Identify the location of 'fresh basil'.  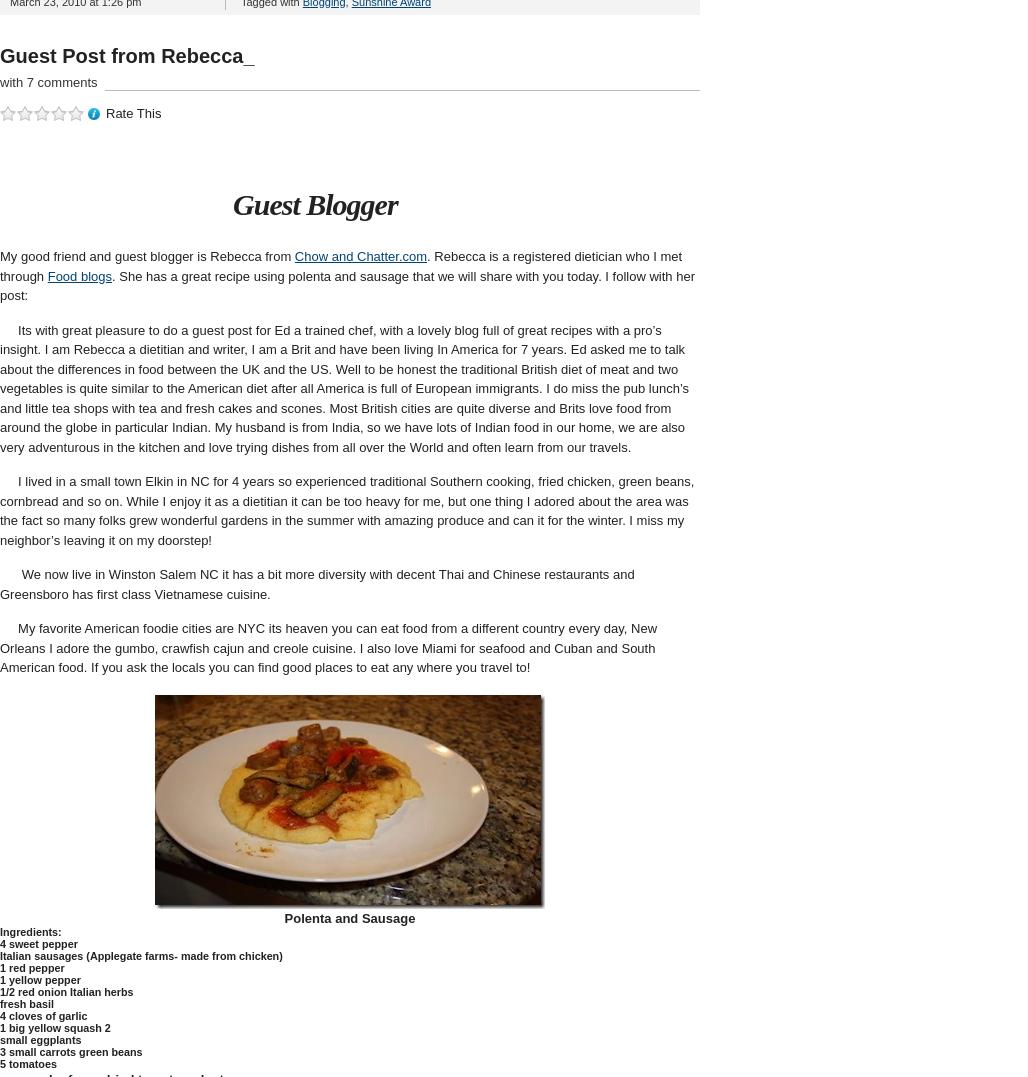
(0, 1002).